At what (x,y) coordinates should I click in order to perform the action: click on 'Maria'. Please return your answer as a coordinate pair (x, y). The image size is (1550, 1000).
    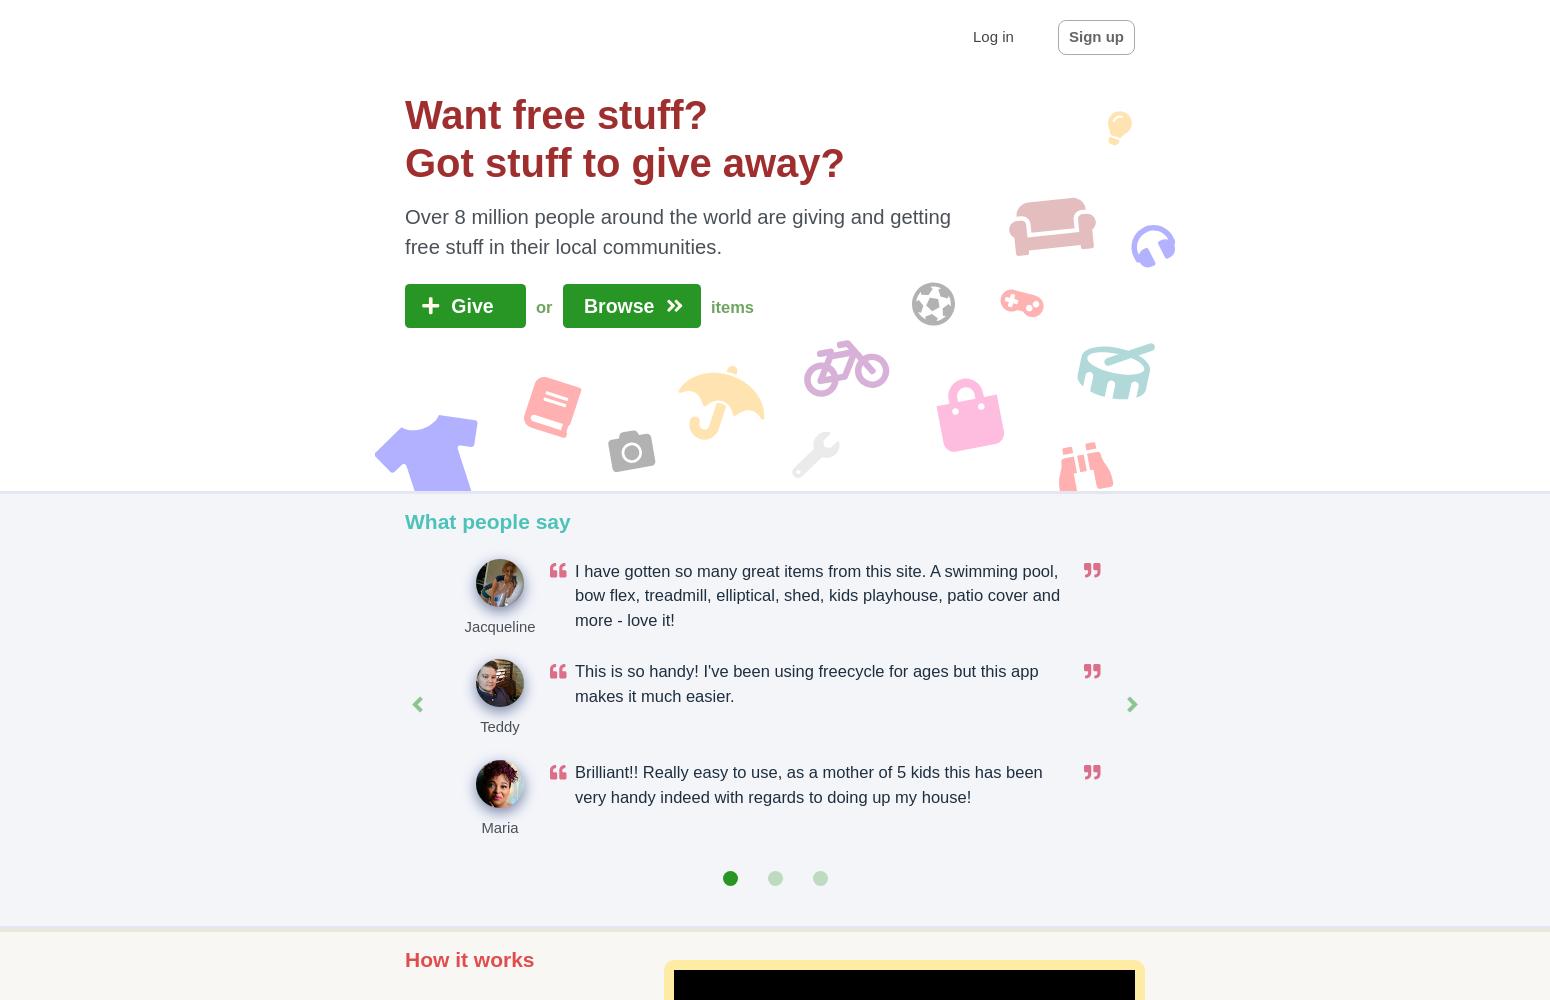
    Looking at the image, I should click on (498, 827).